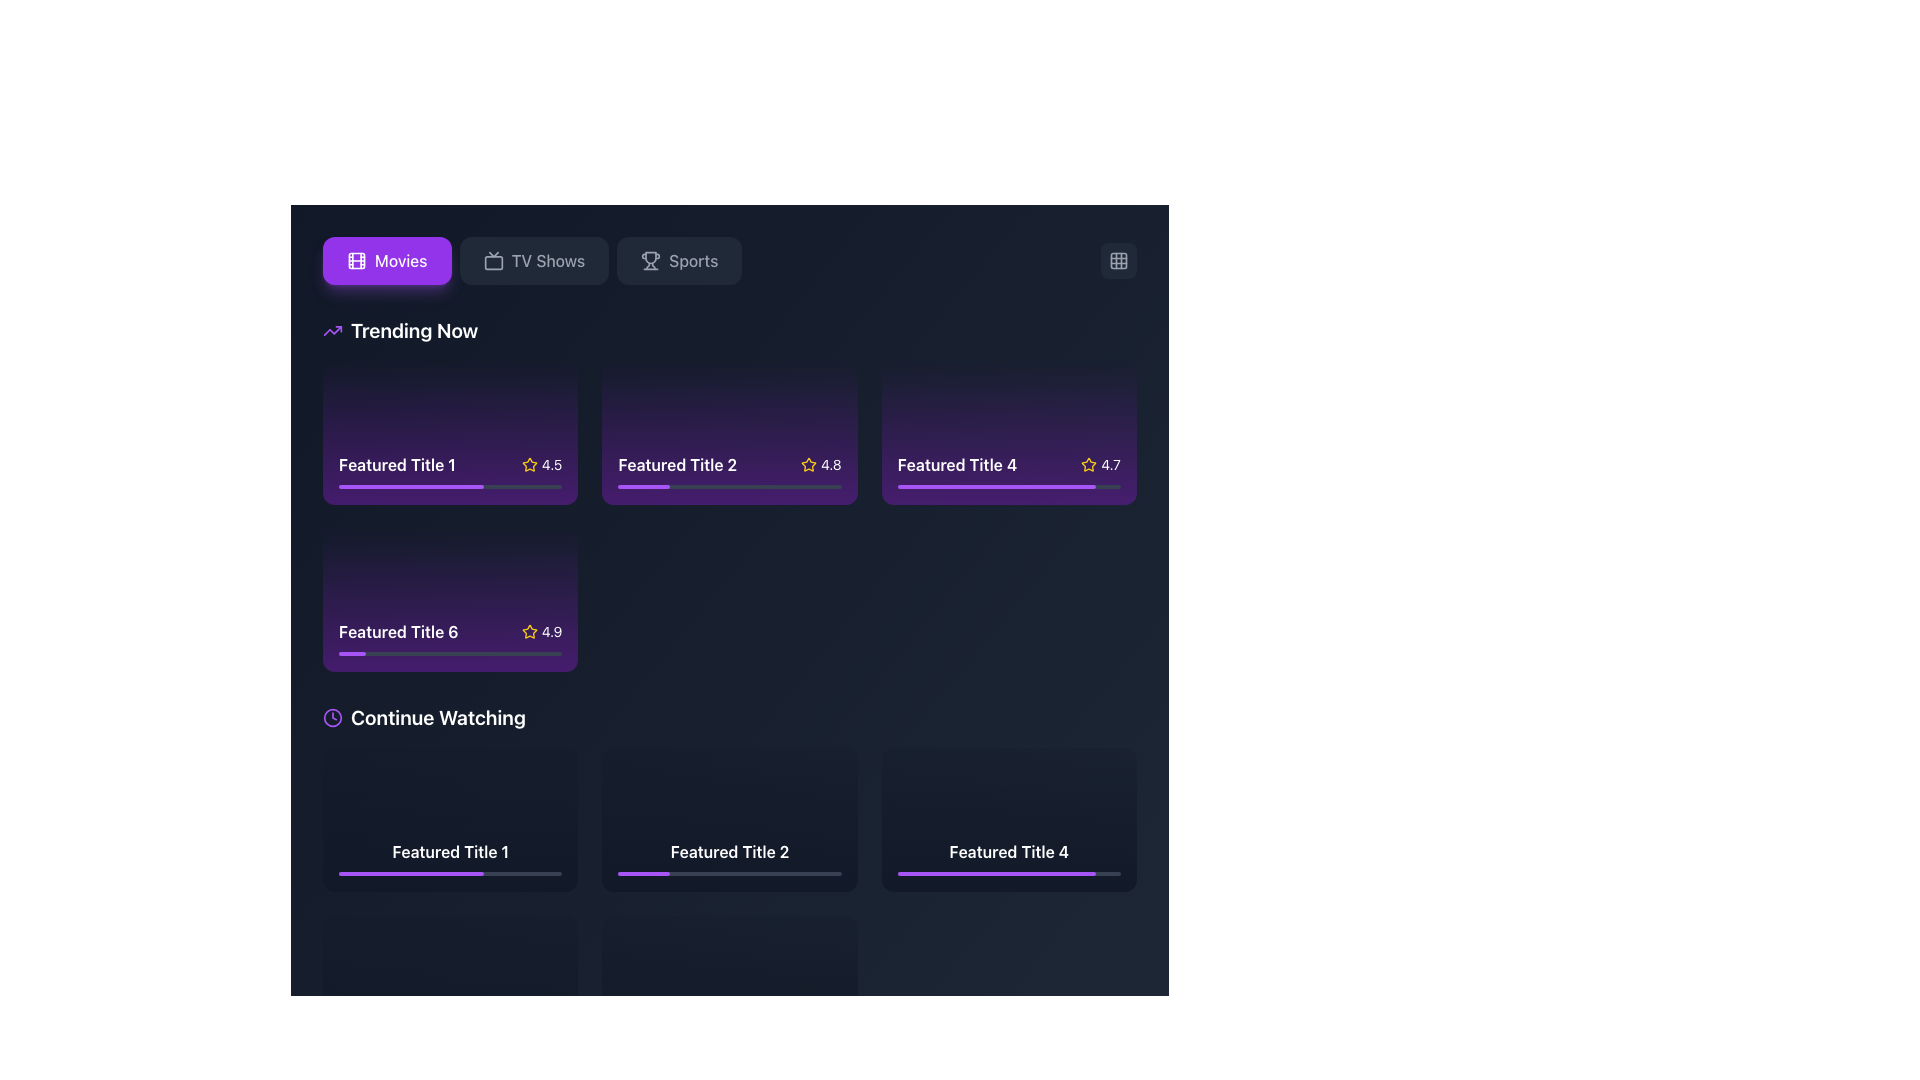  Describe the element at coordinates (997, 486) in the screenshot. I see `the Progress bar representing the completion level for 'Featured Title 4' located beneath the title in the 'Trending Now' section` at that location.